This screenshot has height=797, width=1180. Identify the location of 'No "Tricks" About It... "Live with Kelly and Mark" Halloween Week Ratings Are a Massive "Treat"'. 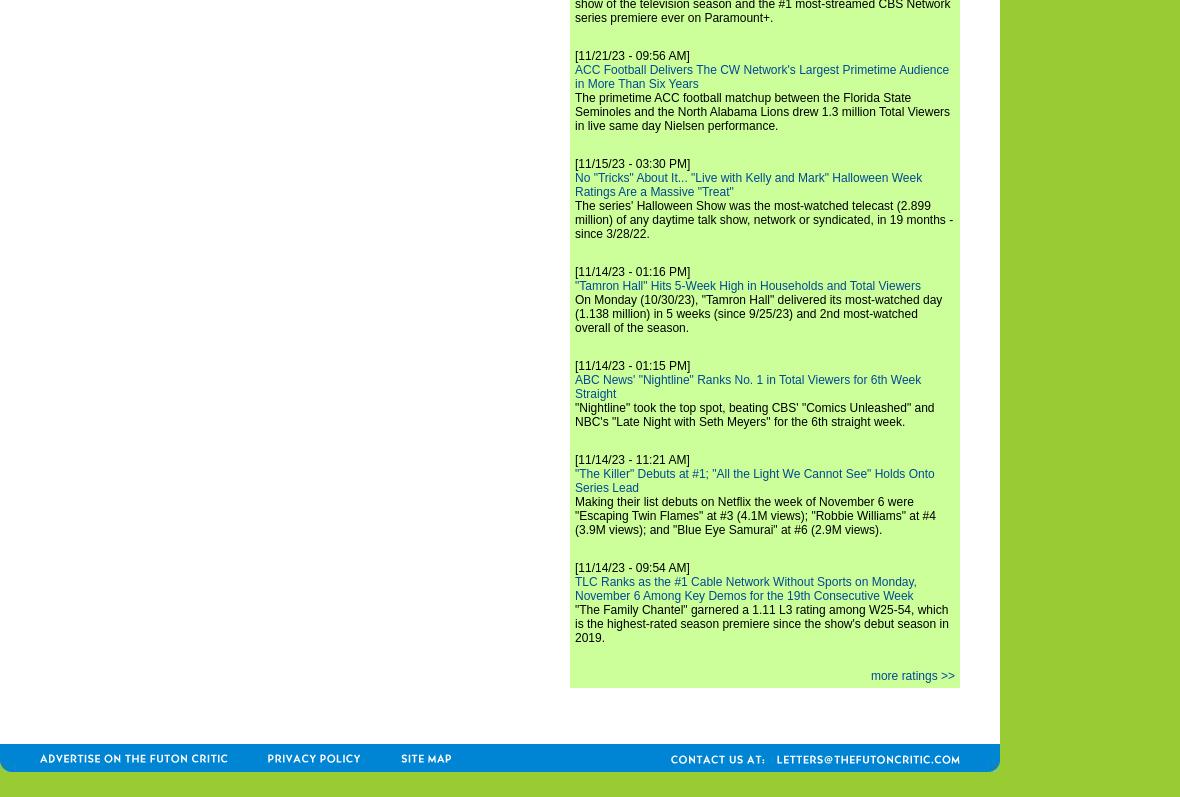
(575, 183).